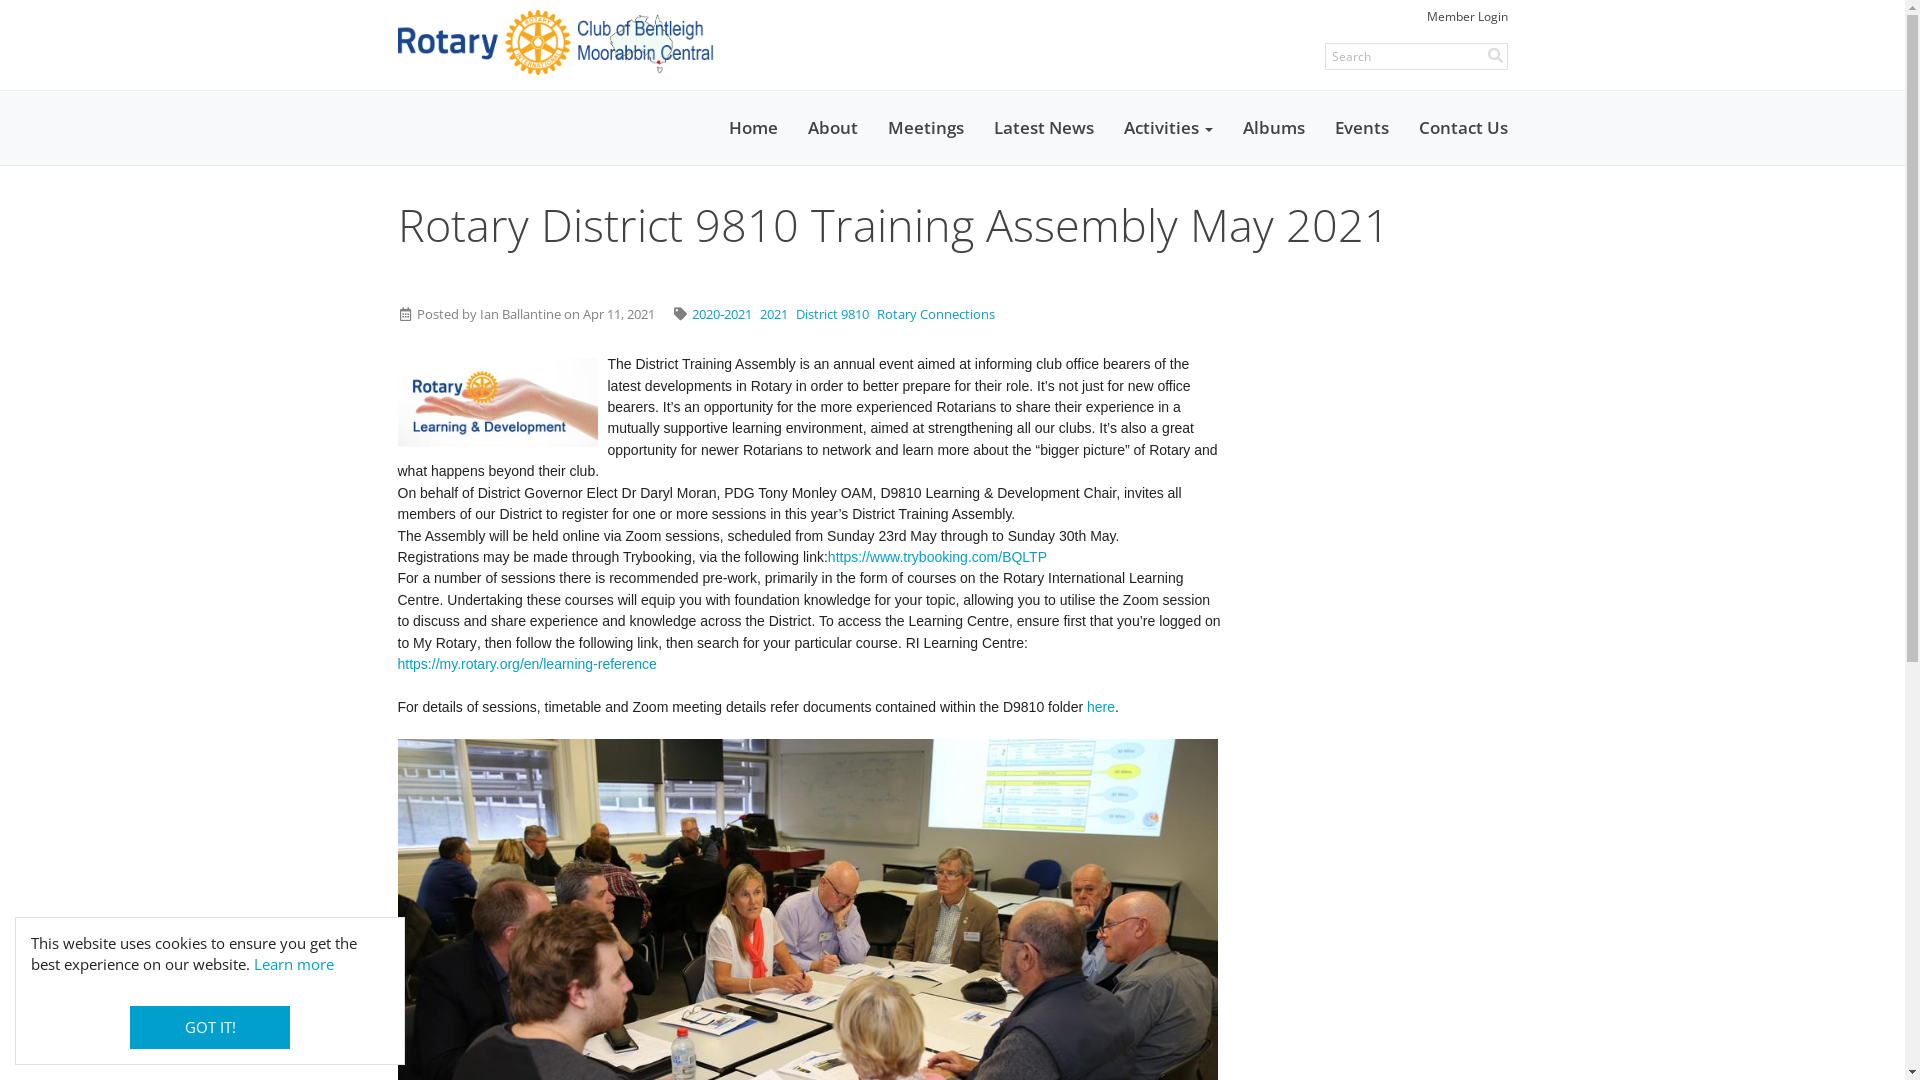 Image resolution: width=1920 pixels, height=1080 pixels. I want to click on '2021', so click(772, 313).